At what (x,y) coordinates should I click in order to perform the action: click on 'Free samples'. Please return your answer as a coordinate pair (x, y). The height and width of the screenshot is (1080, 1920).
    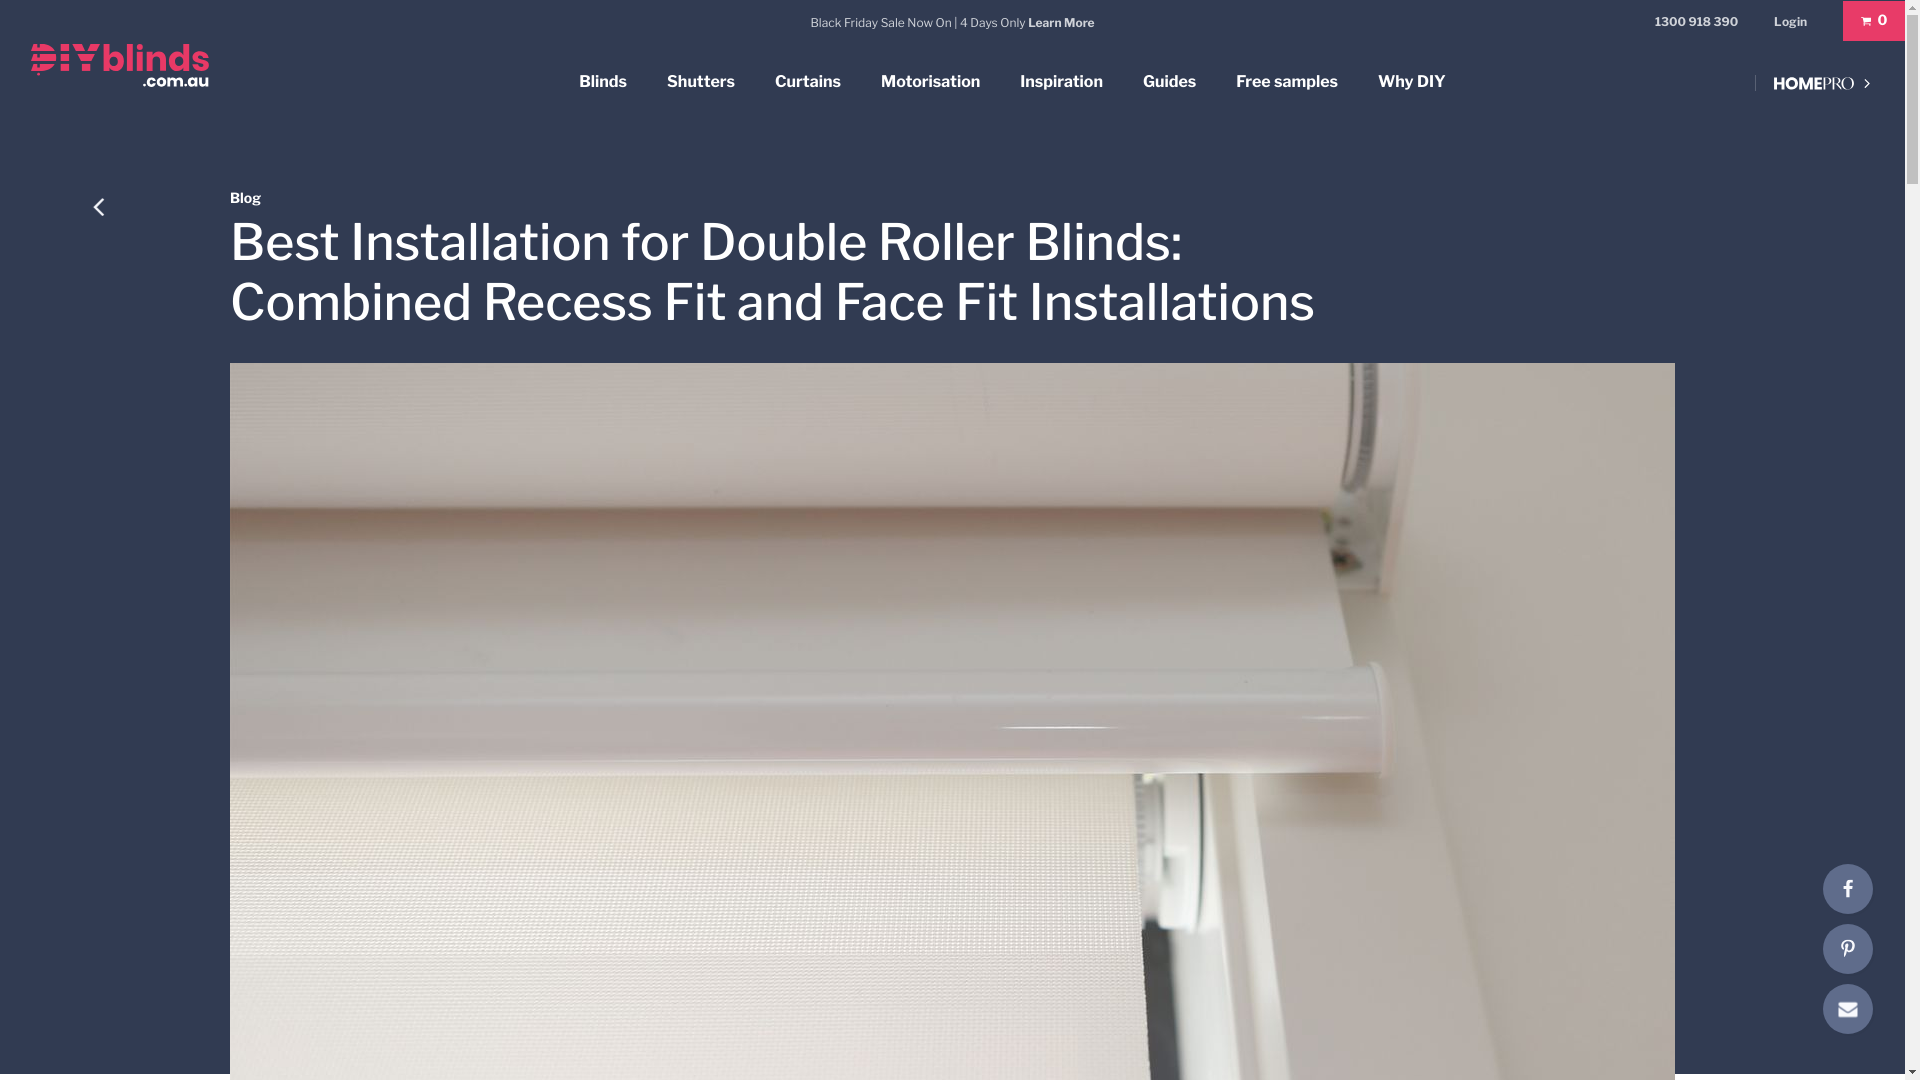
    Looking at the image, I should click on (1286, 81).